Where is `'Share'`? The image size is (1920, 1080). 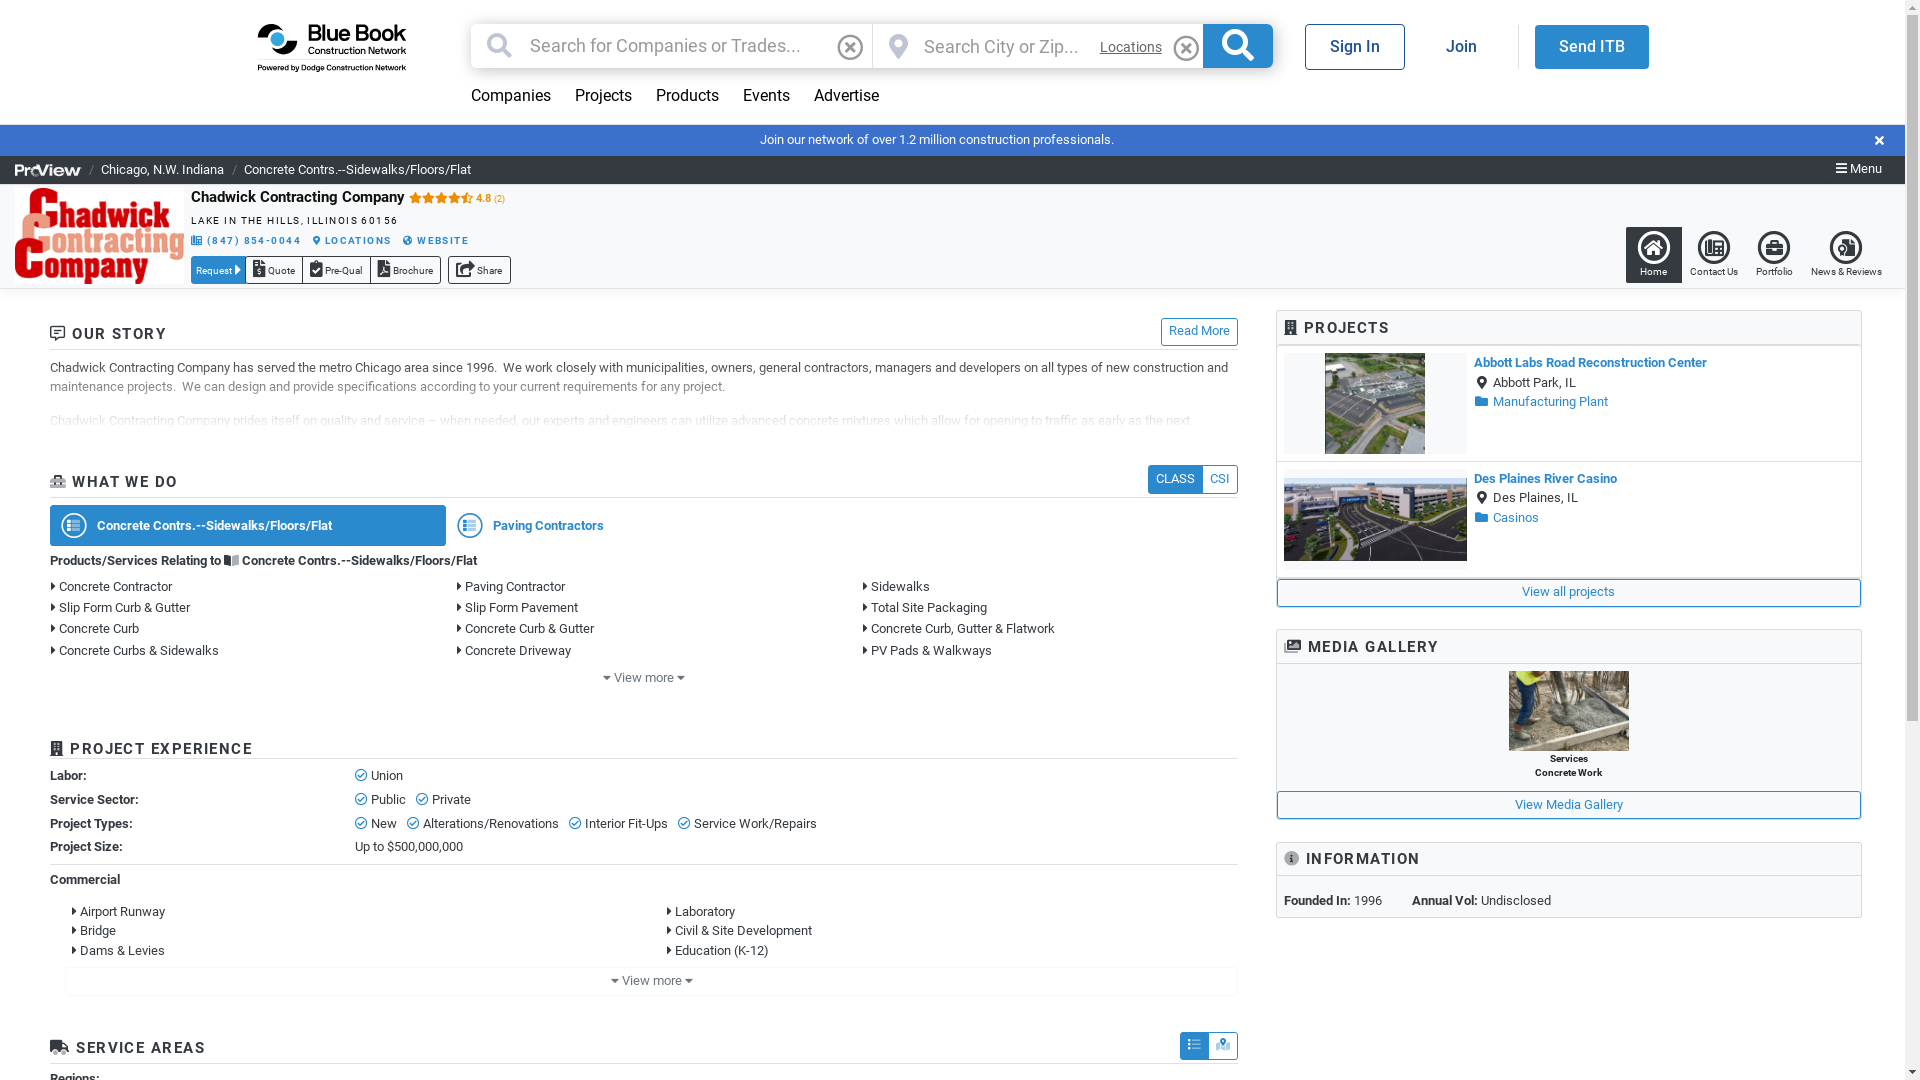
'Share' is located at coordinates (478, 270).